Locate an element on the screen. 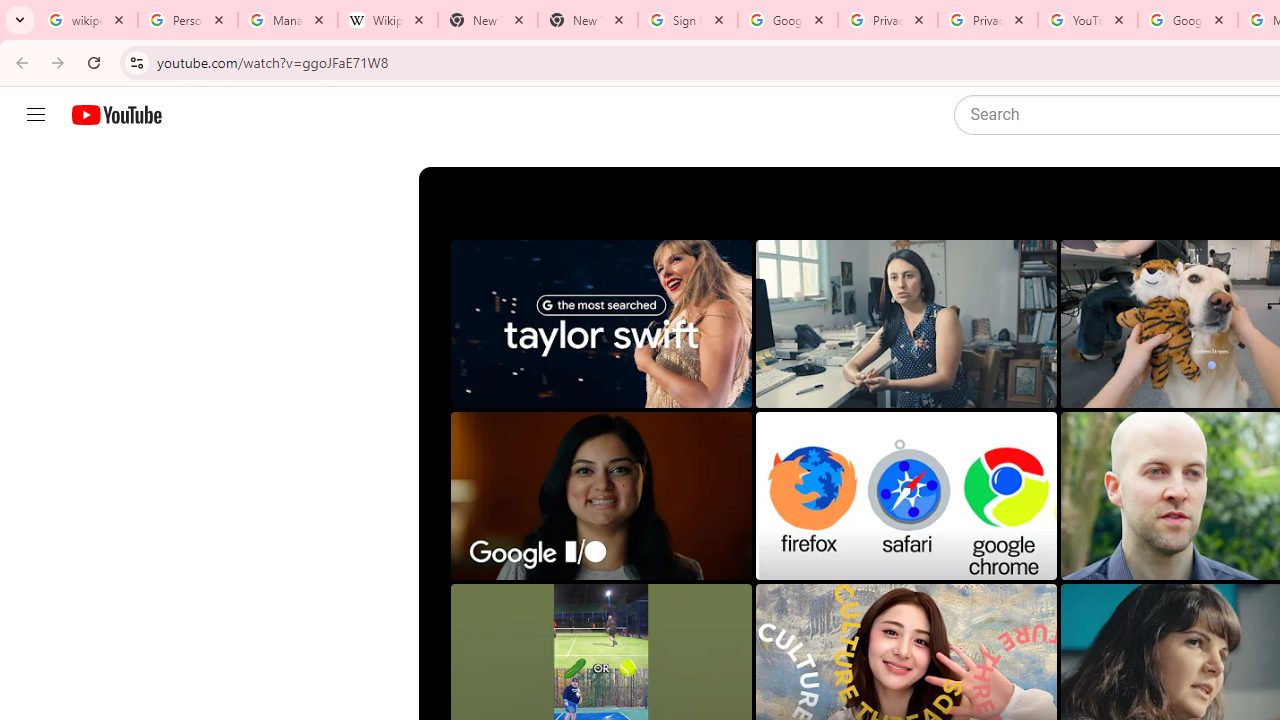  'New Tab' is located at coordinates (586, 20).